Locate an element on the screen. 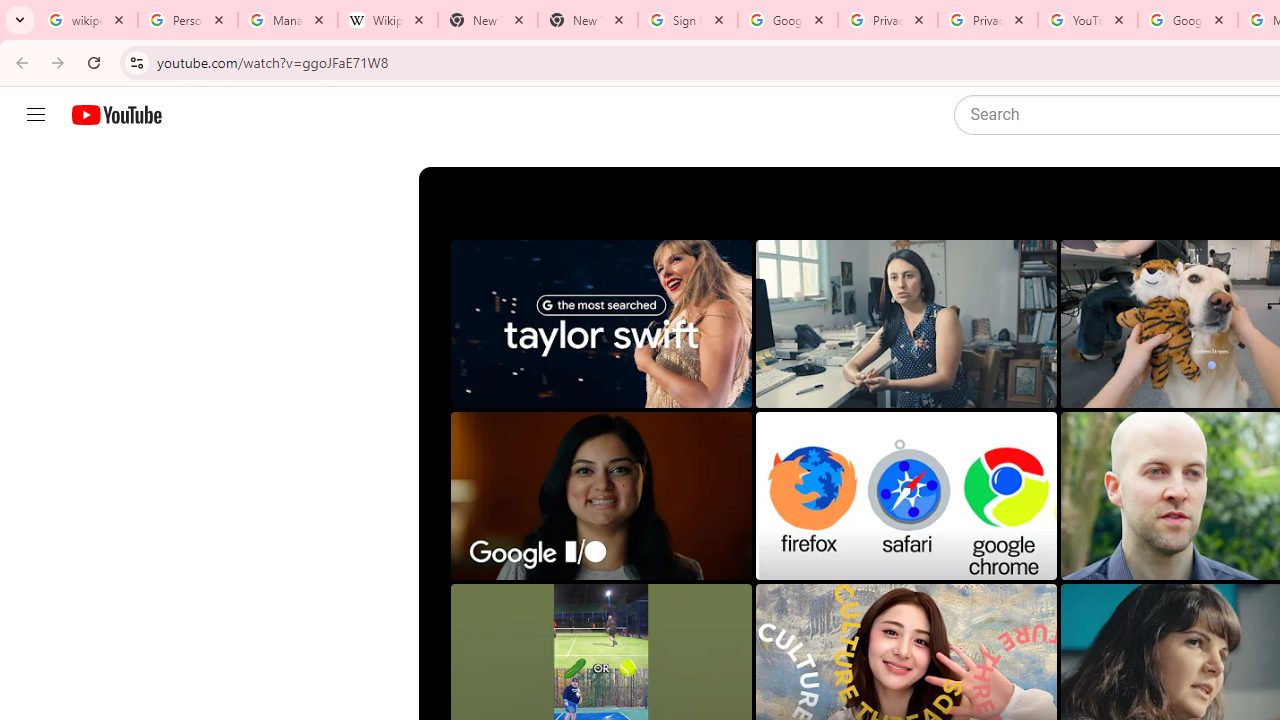  'New Tab' is located at coordinates (586, 20).